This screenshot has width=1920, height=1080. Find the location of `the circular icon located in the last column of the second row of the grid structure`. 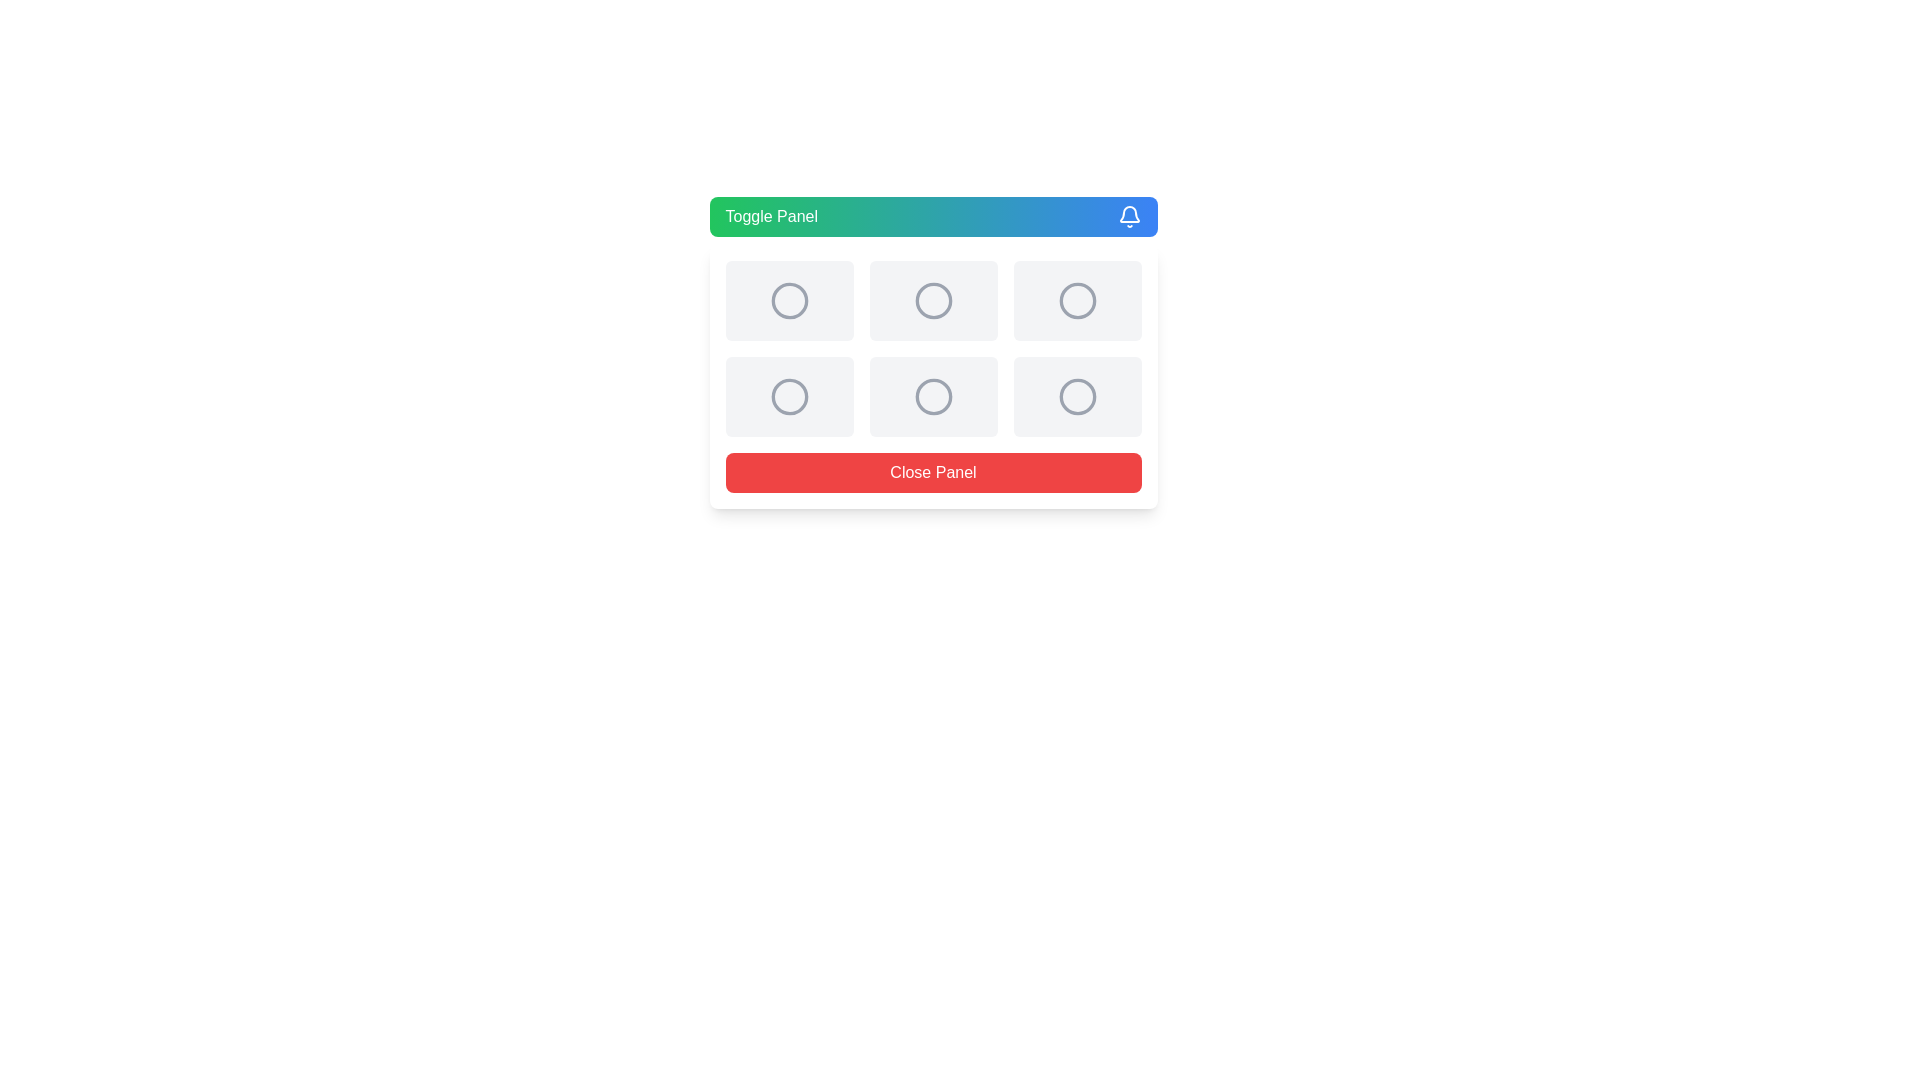

the circular icon located in the last column of the second row of the grid structure is located at coordinates (1076, 397).